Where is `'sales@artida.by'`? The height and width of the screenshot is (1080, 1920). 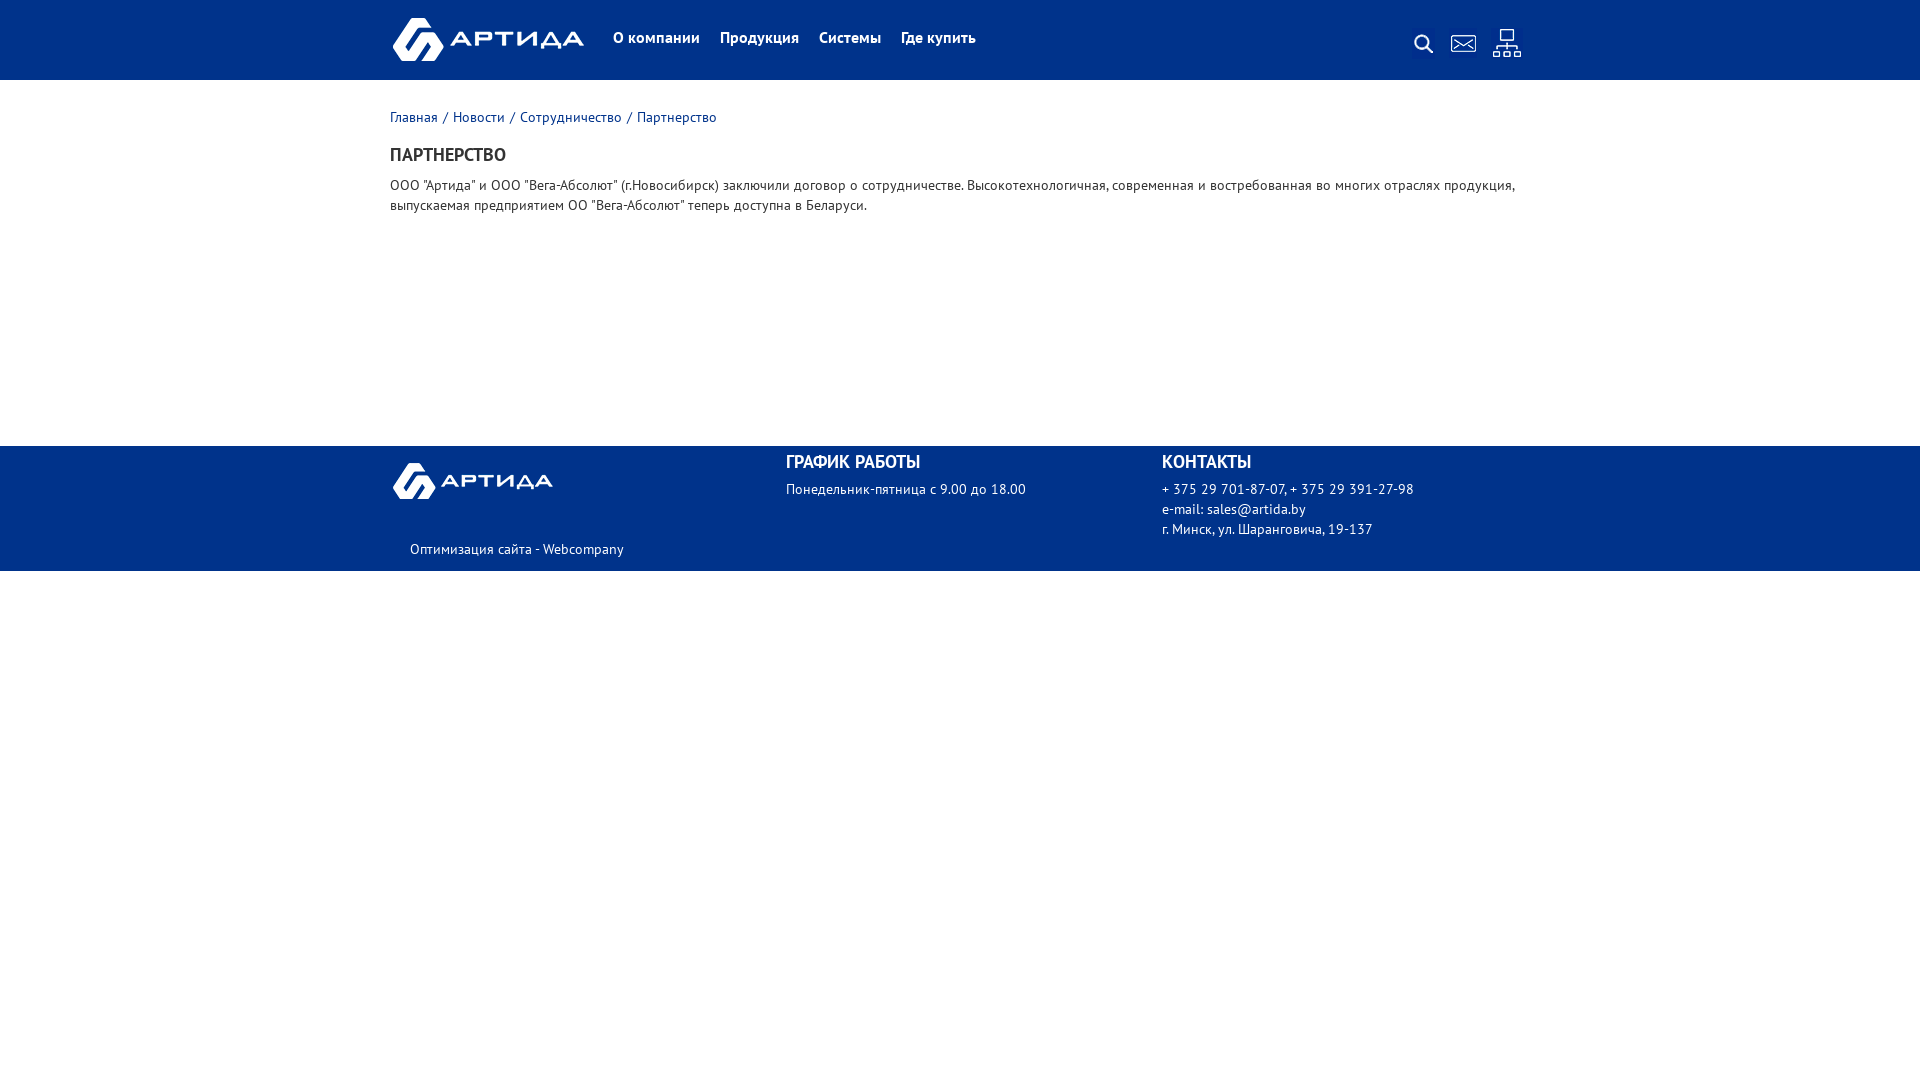
'sales@artida.by' is located at coordinates (1255, 508).